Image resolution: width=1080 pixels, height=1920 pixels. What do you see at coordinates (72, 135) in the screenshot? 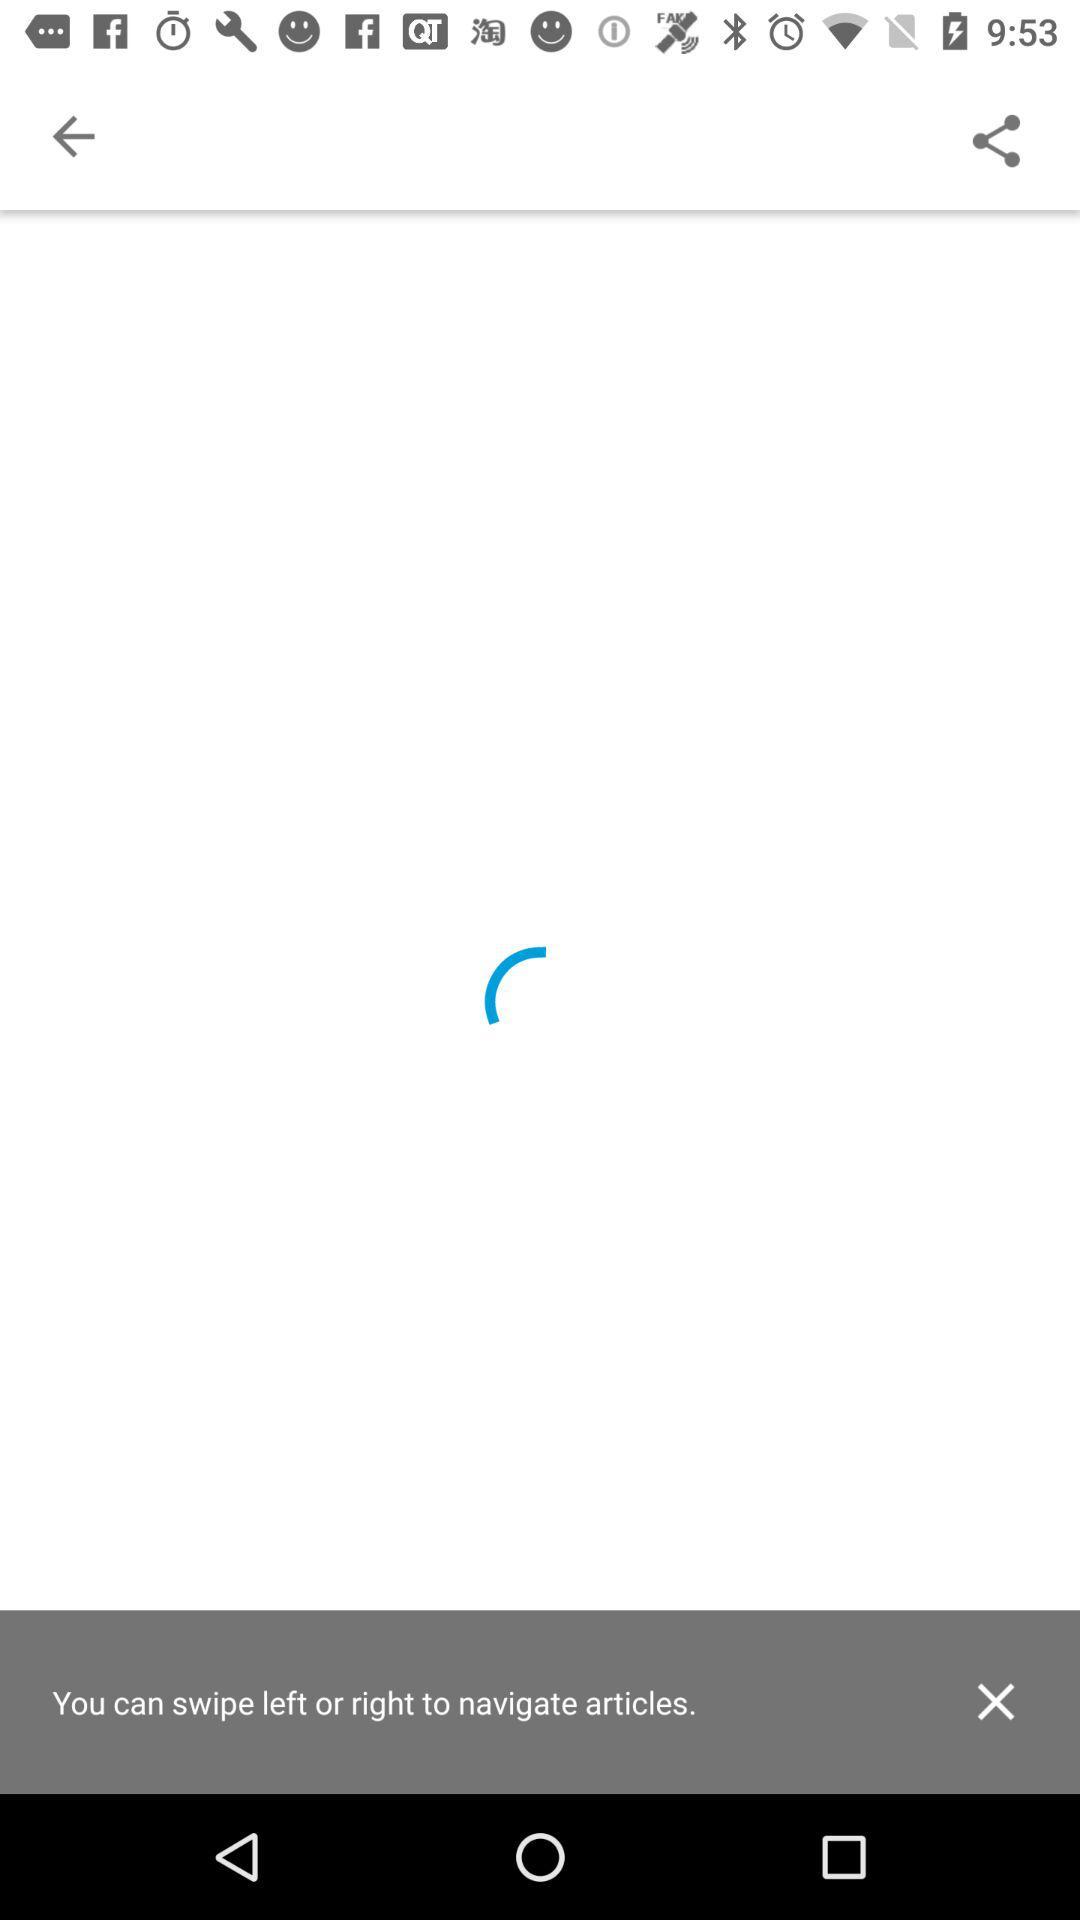
I see `item above you can swipe` at bounding box center [72, 135].